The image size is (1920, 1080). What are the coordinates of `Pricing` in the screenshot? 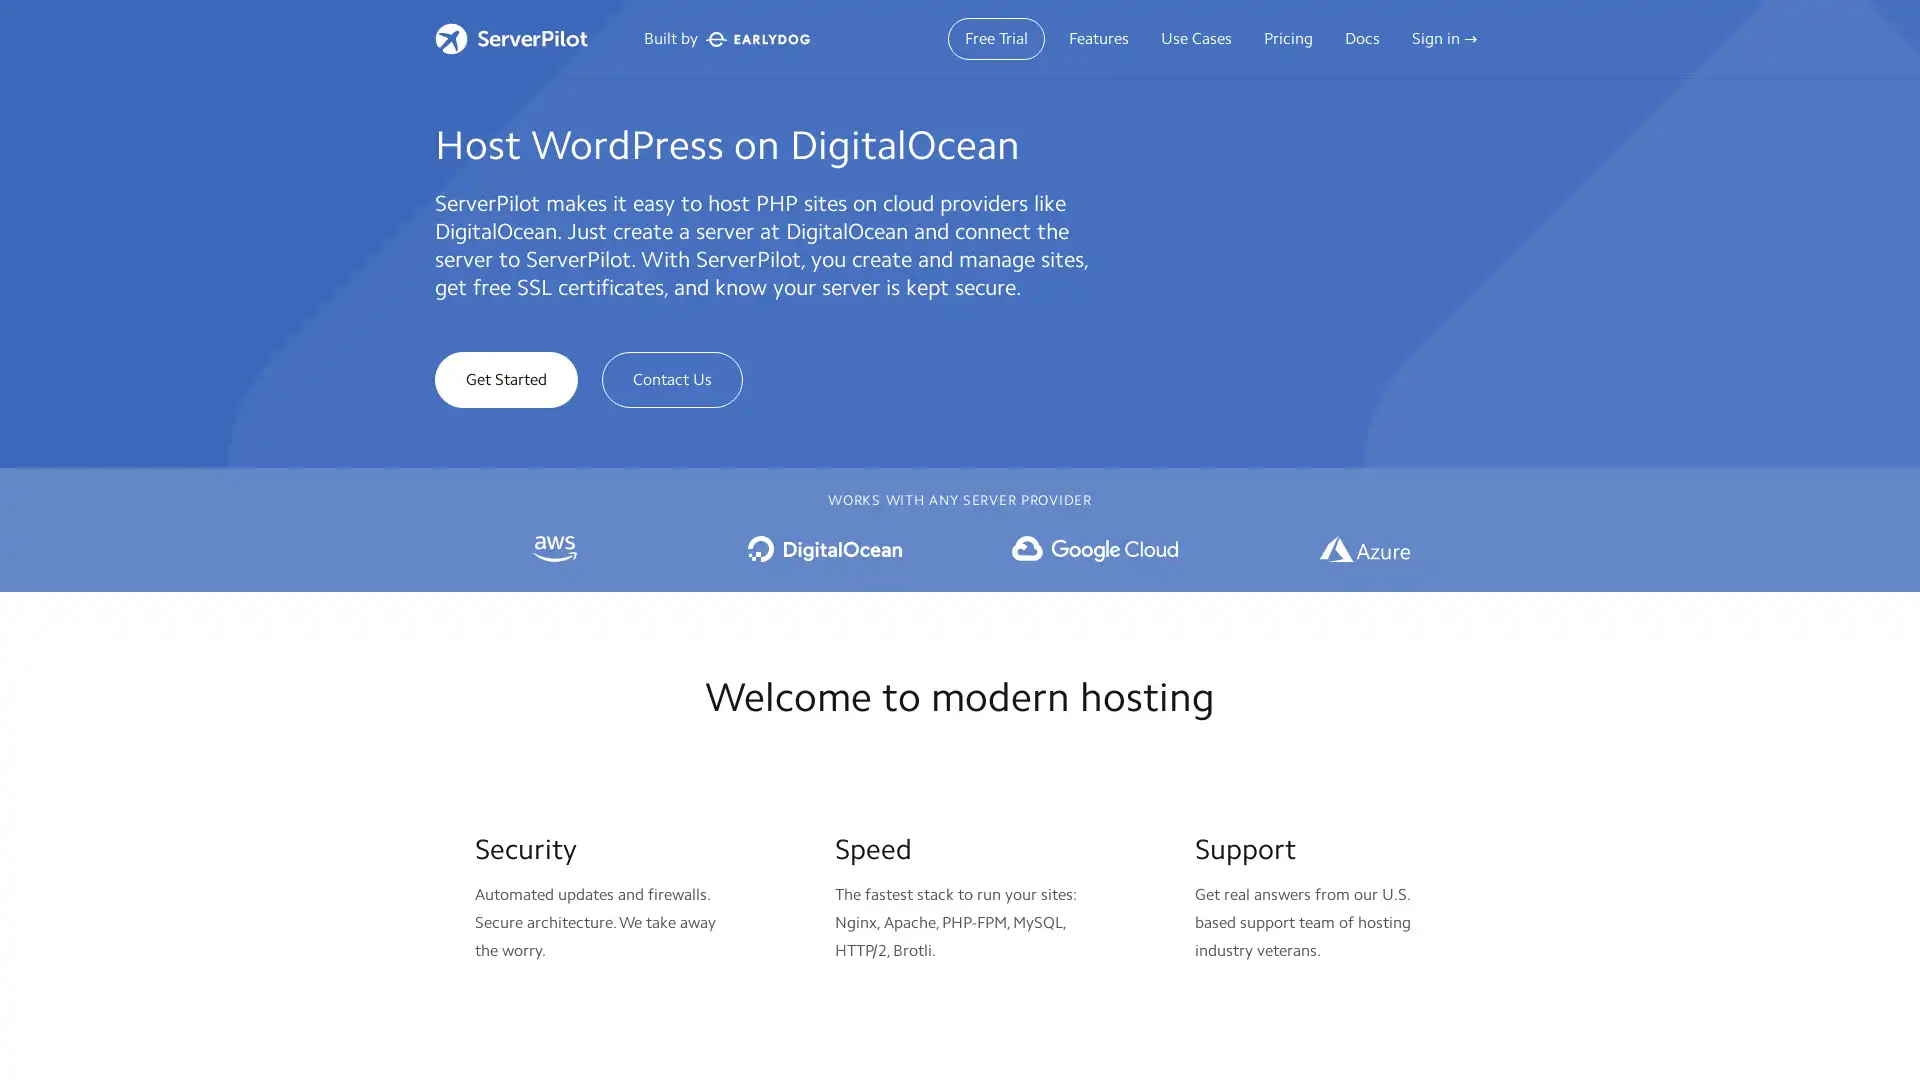 It's located at (1288, 38).